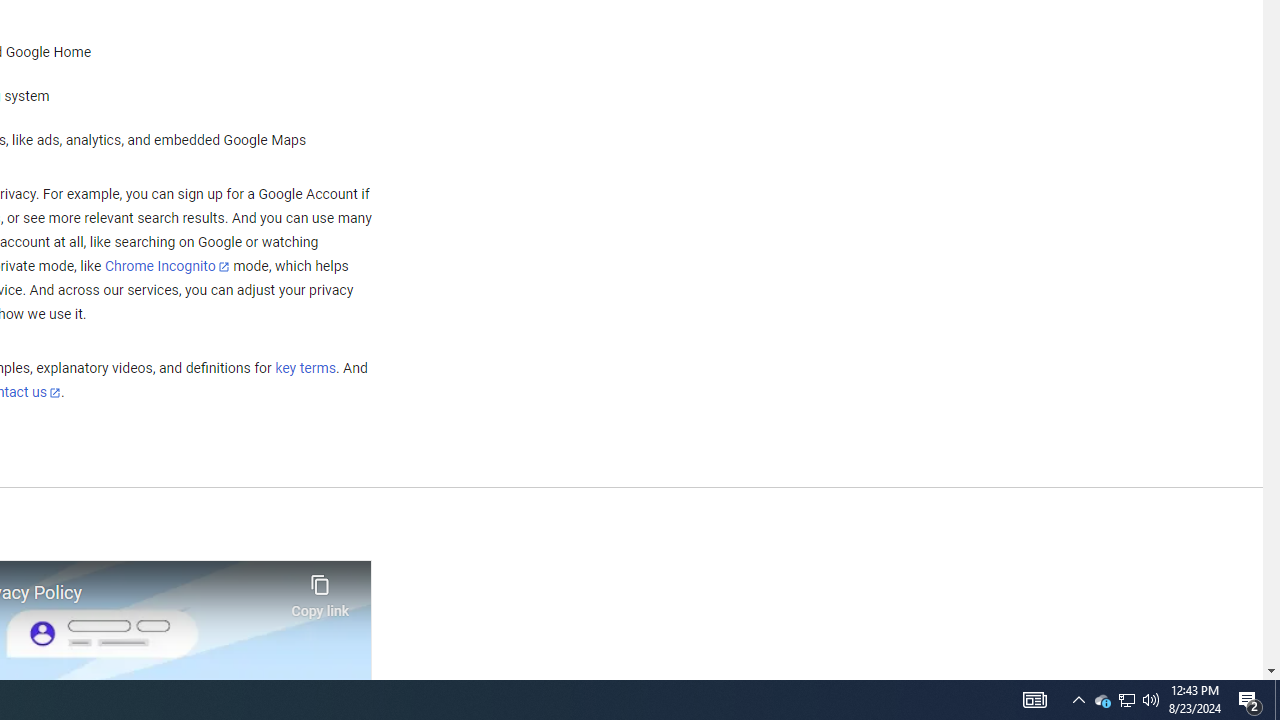 The width and height of the screenshot is (1280, 720). What do you see at coordinates (304, 368) in the screenshot?
I see `'key terms'` at bounding box center [304, 368].